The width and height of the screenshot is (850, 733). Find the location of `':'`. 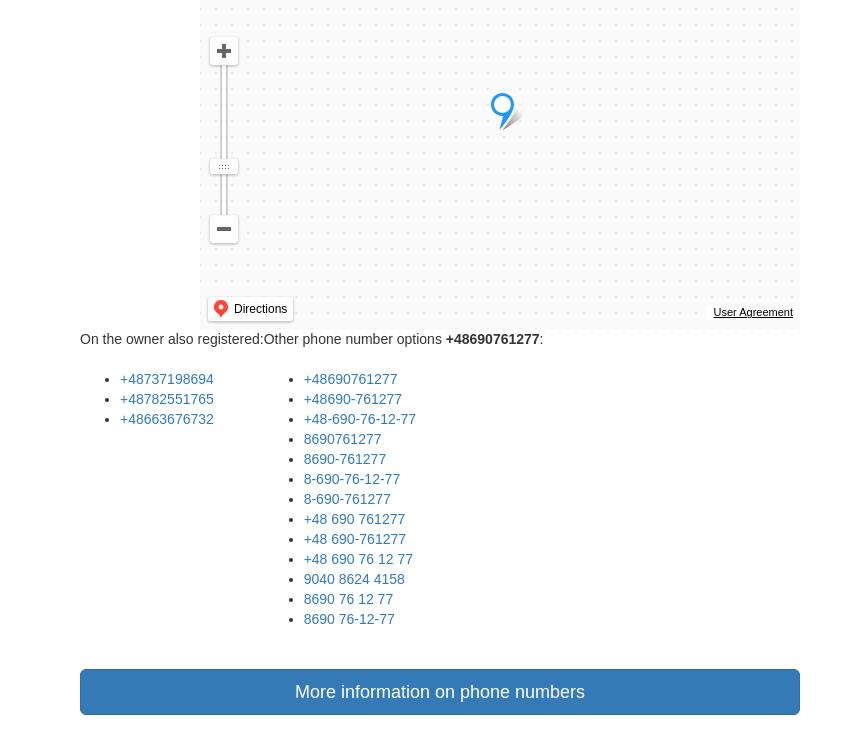

':' is located at coordinates (540, 338).